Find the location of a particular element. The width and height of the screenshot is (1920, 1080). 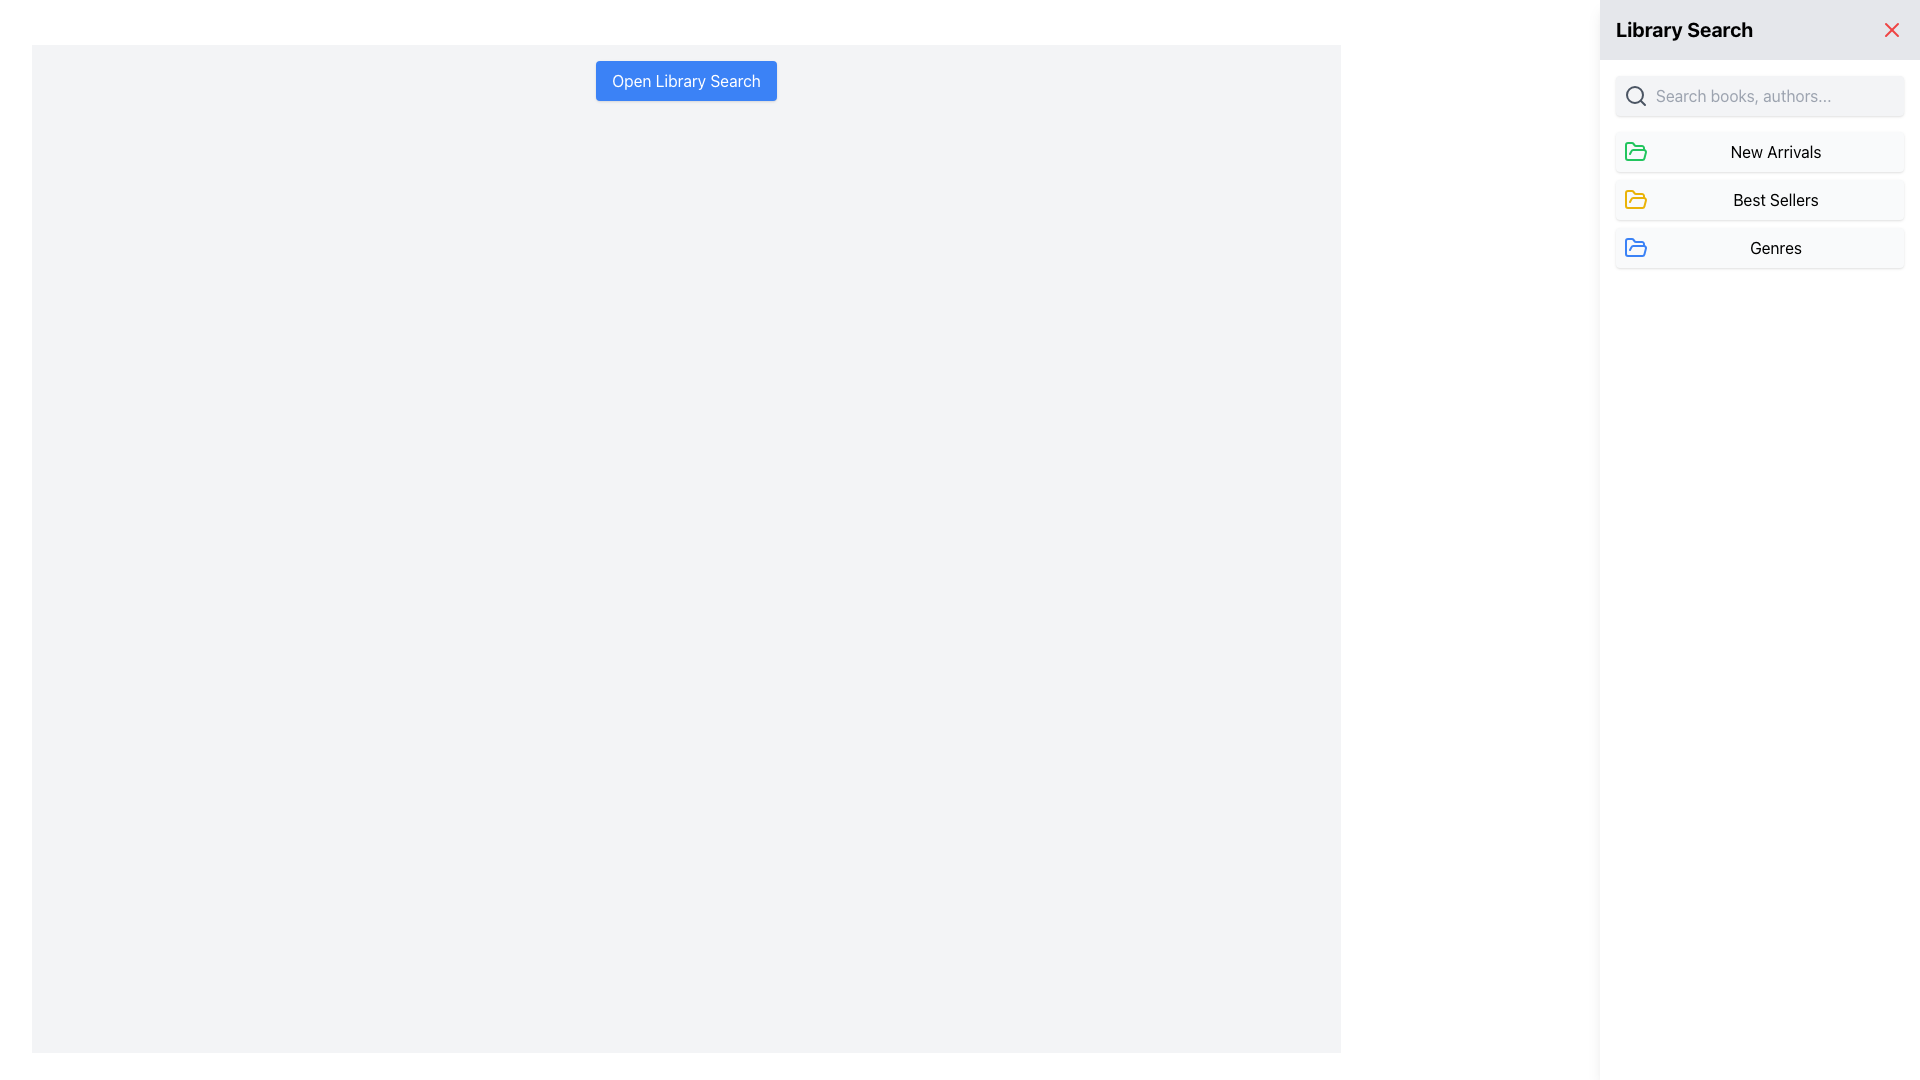

the small green icon resembling an open folder located in the 'New Arrivals' section is located at coordinates (1636, 150).